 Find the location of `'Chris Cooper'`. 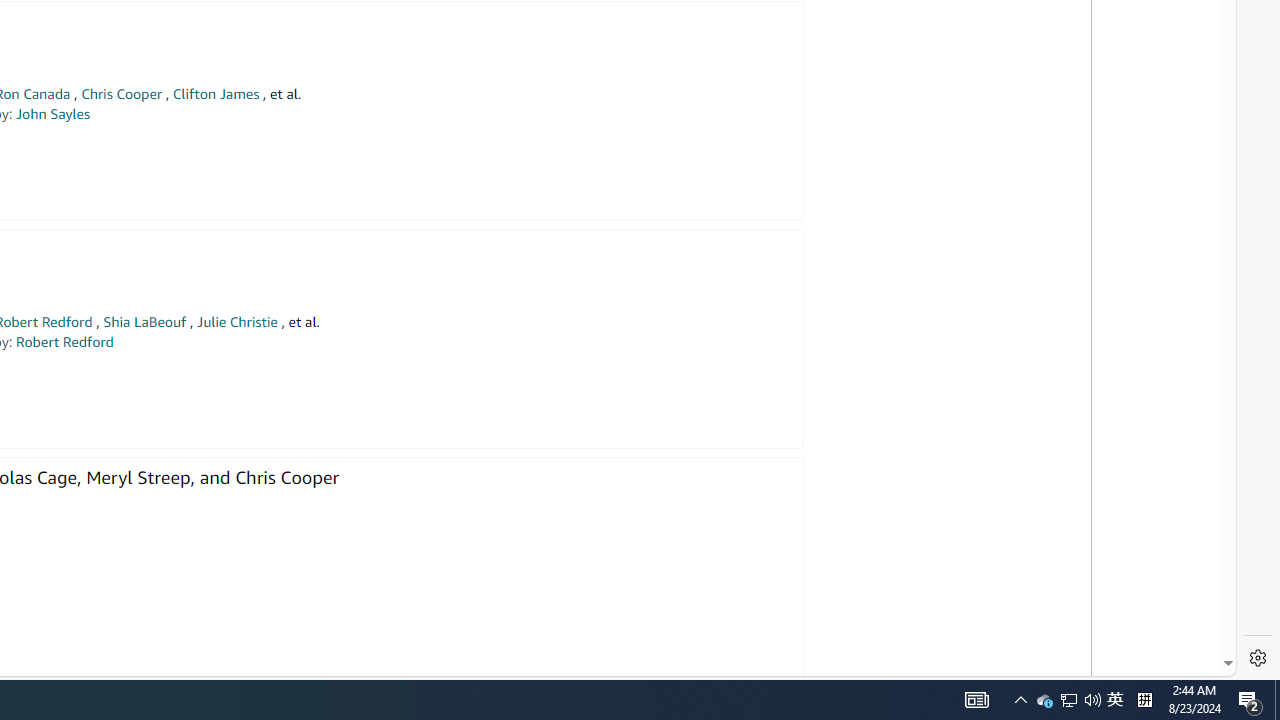

'Chris Cooper' is located at coordinates (120, 94).